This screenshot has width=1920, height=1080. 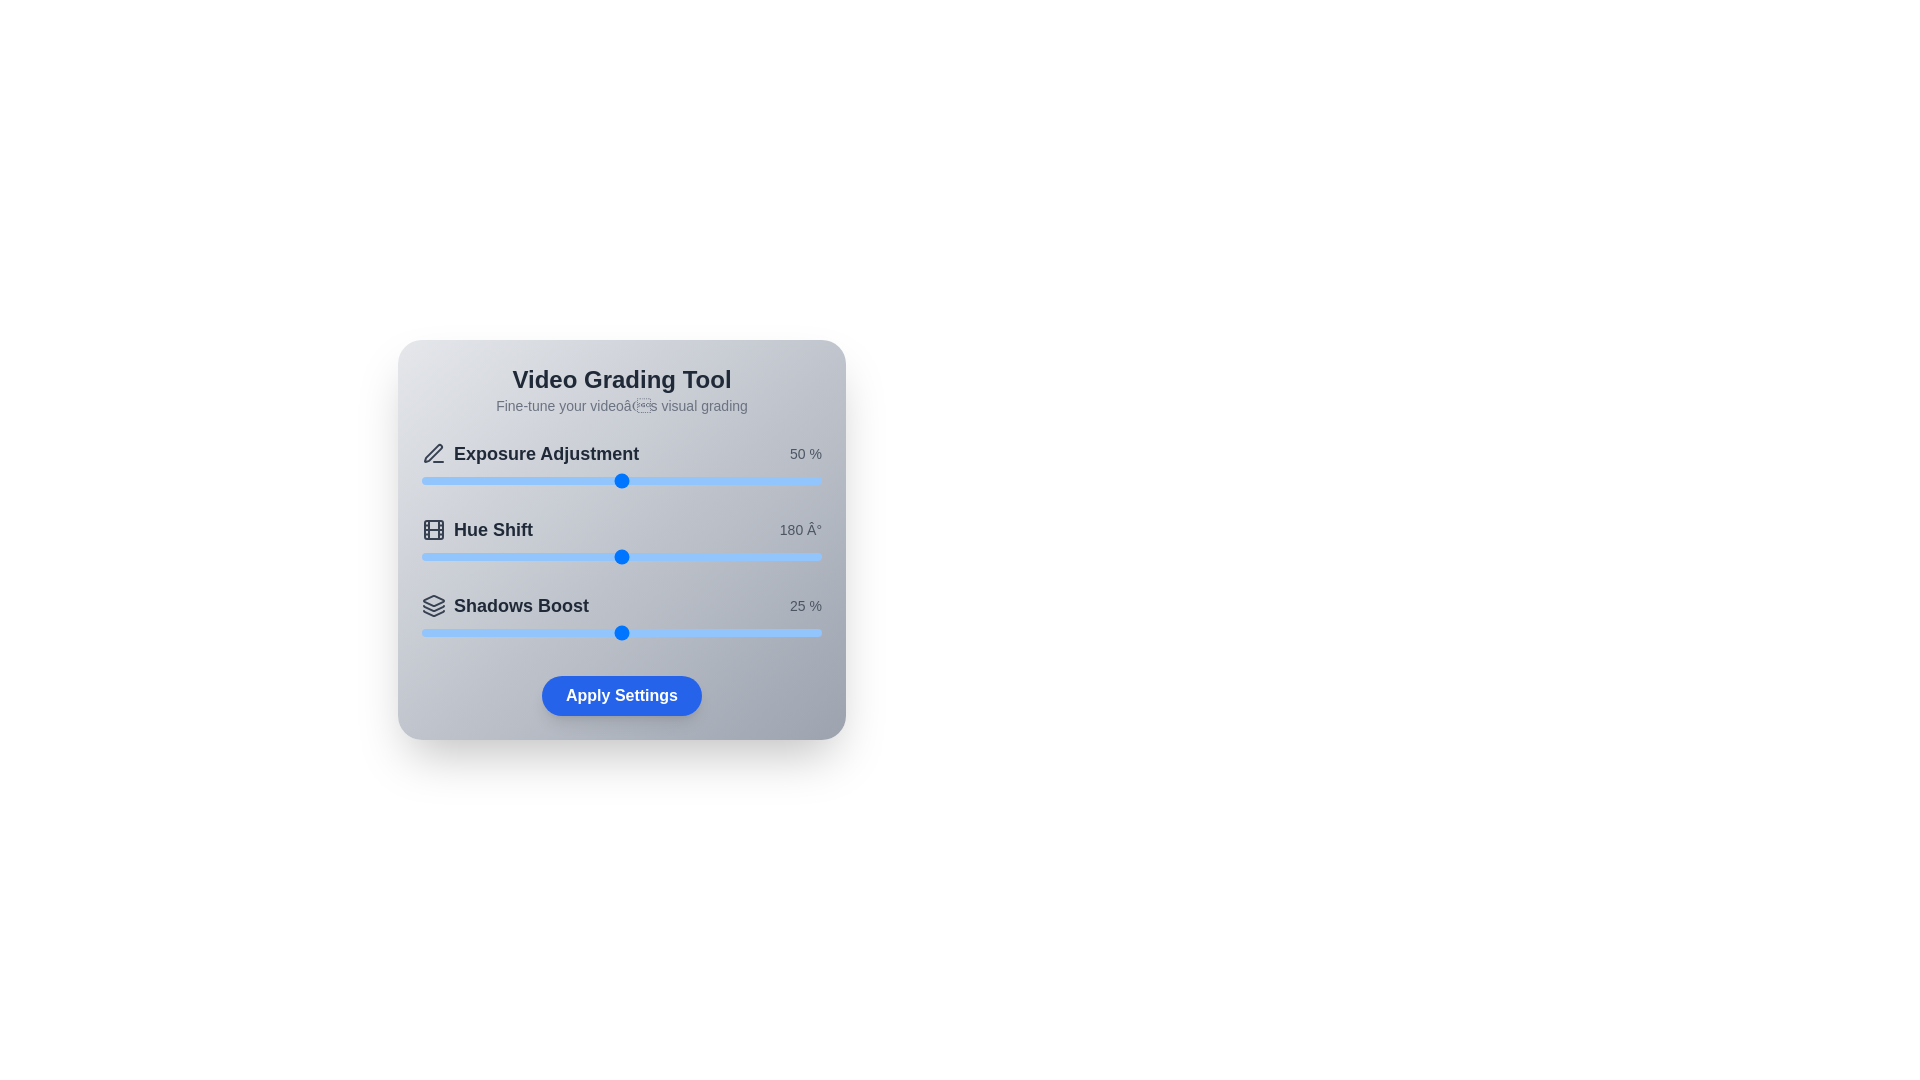 What do you see at coordinates (621, 405) in the screenshot?
I see `the Text Label that reads 'Fine-tune your video’s visual grading', which is located below the 'Video Grading Tool' header` at bounding box center [621, 405].